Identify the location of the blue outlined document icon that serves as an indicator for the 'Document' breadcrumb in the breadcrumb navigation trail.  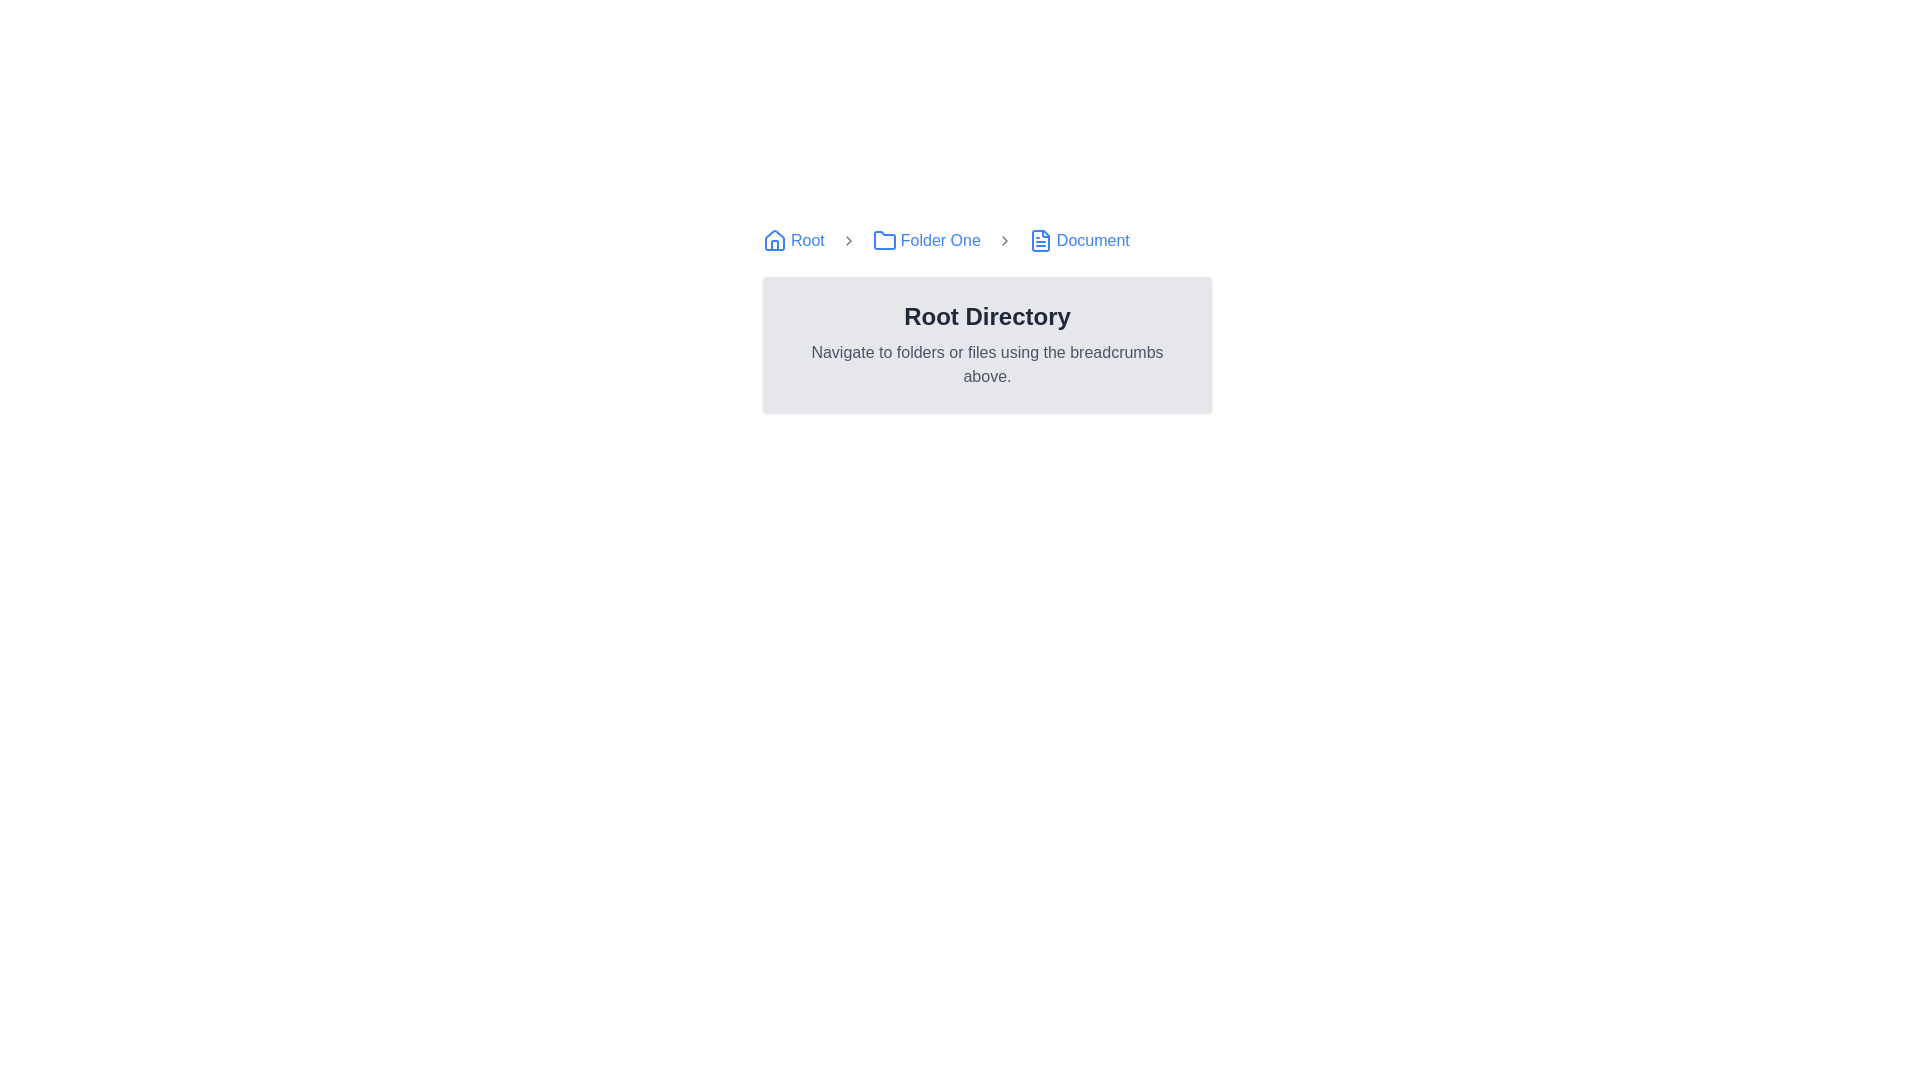
(1040, 239).